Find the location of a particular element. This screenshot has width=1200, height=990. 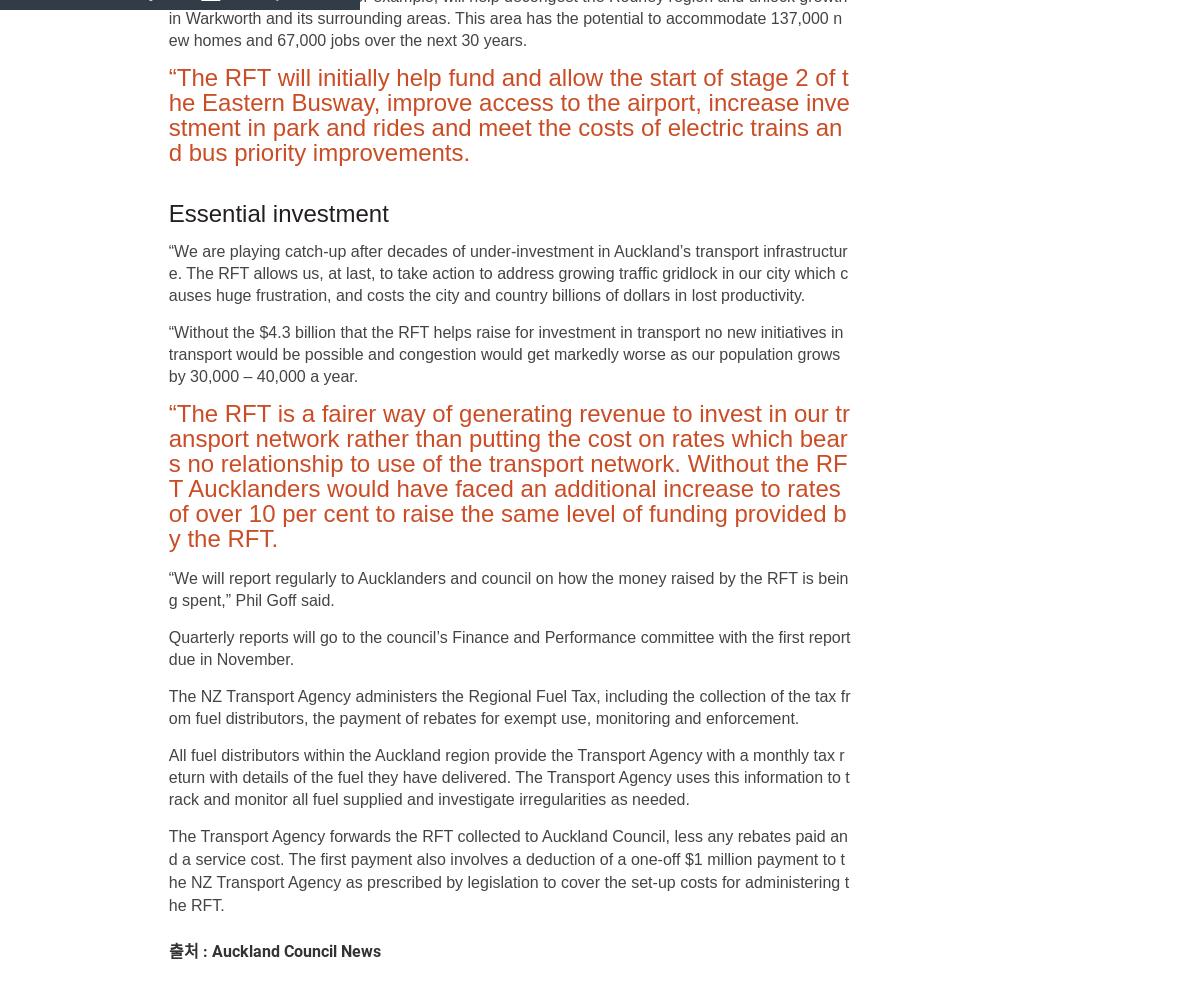

'Quarterly reports will go to the council’s Finance and Performance committee with the first report due in November.' is located at coordinates (508, 648).